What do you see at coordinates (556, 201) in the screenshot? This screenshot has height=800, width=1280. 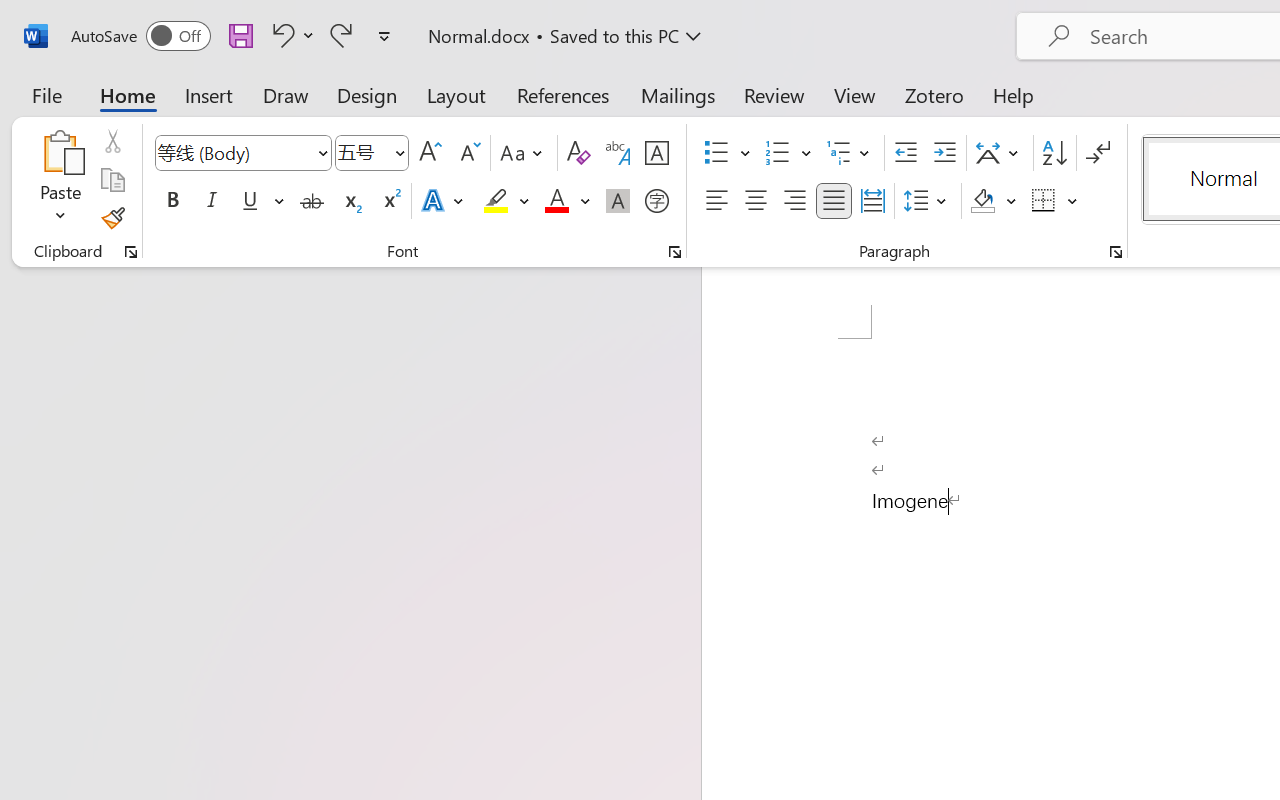 I see `'Font Color RGB(255, 0, 0)'` at bounding box center [556, 201].